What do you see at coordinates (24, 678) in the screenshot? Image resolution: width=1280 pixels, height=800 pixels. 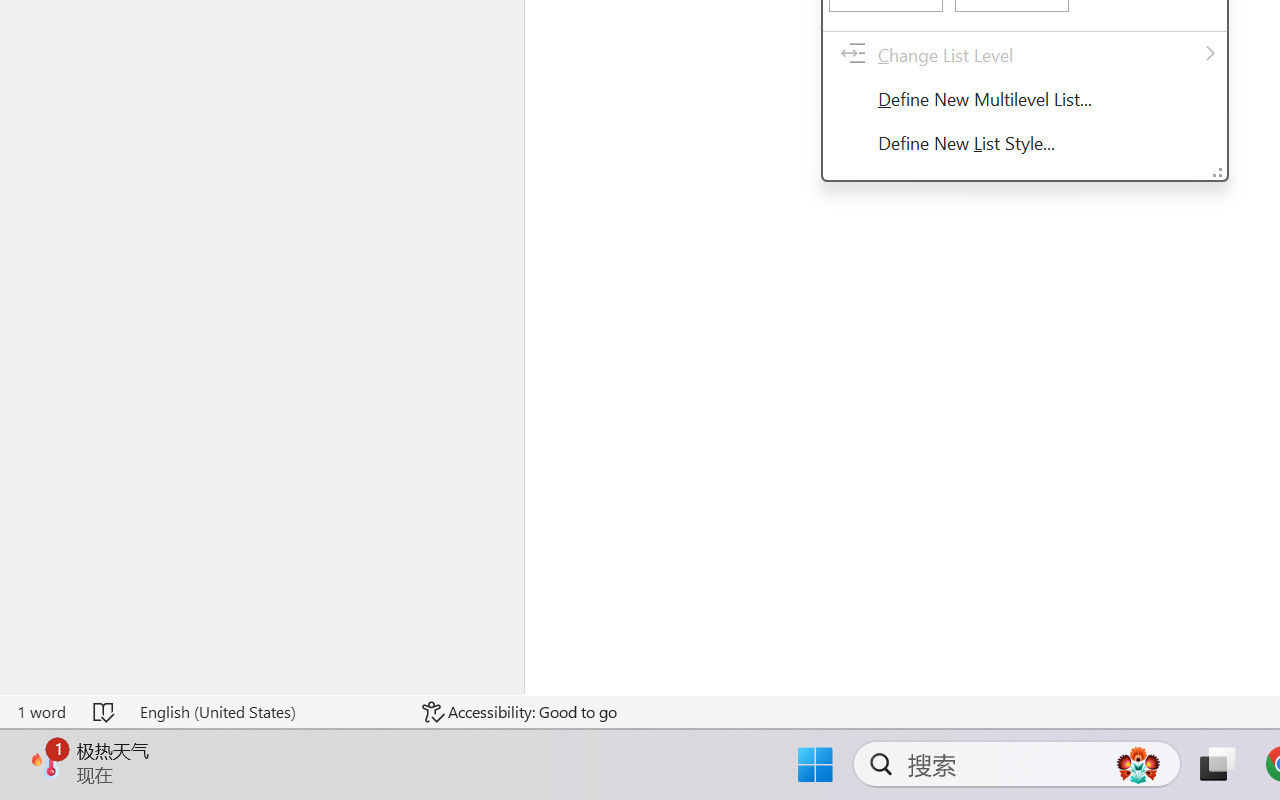 I see `'Manage'` at bounding box center [24, 678].